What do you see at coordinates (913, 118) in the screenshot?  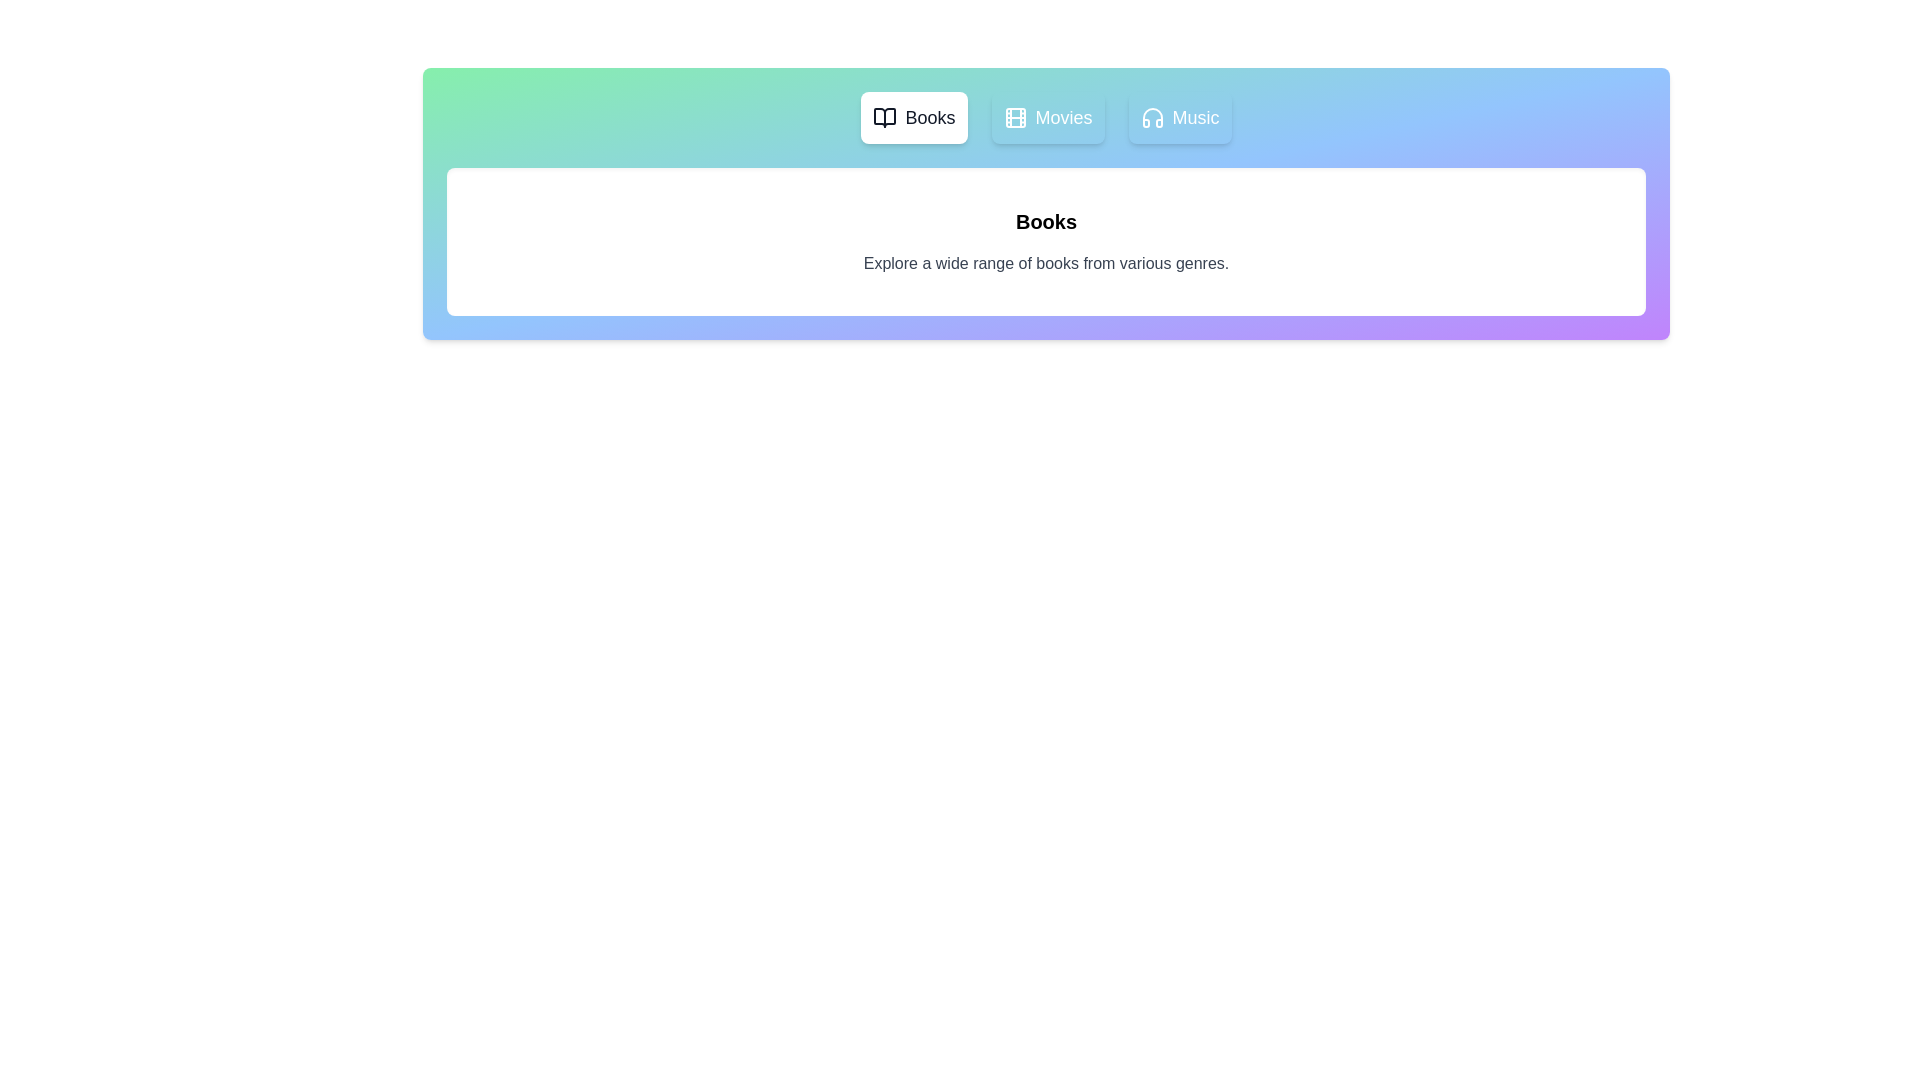 I see `the tab labeled Books` at bounding box center [913, 118].